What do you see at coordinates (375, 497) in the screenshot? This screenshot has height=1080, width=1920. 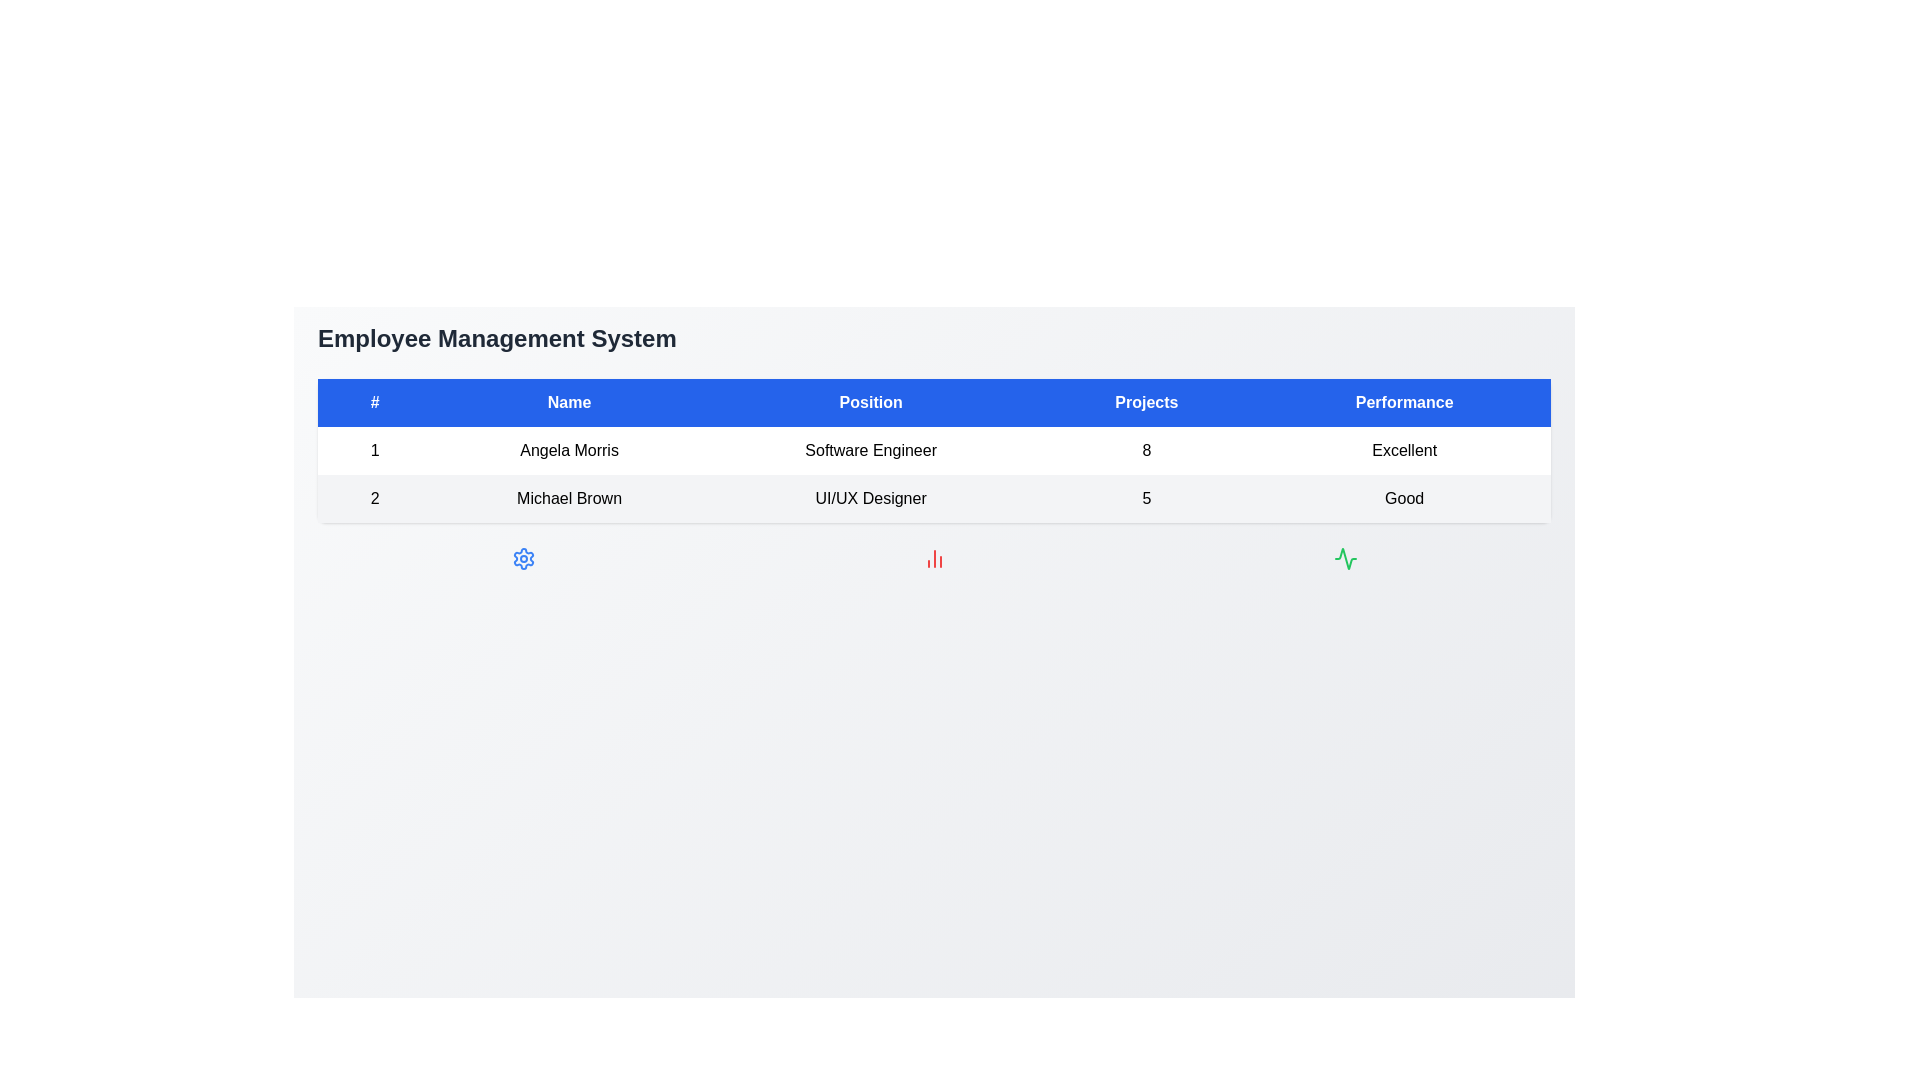 I see `the bold numeral '2' displayed in the first cell of the second row of the table, which is surrounded by a light gray background` at bounding box center [375, 497].